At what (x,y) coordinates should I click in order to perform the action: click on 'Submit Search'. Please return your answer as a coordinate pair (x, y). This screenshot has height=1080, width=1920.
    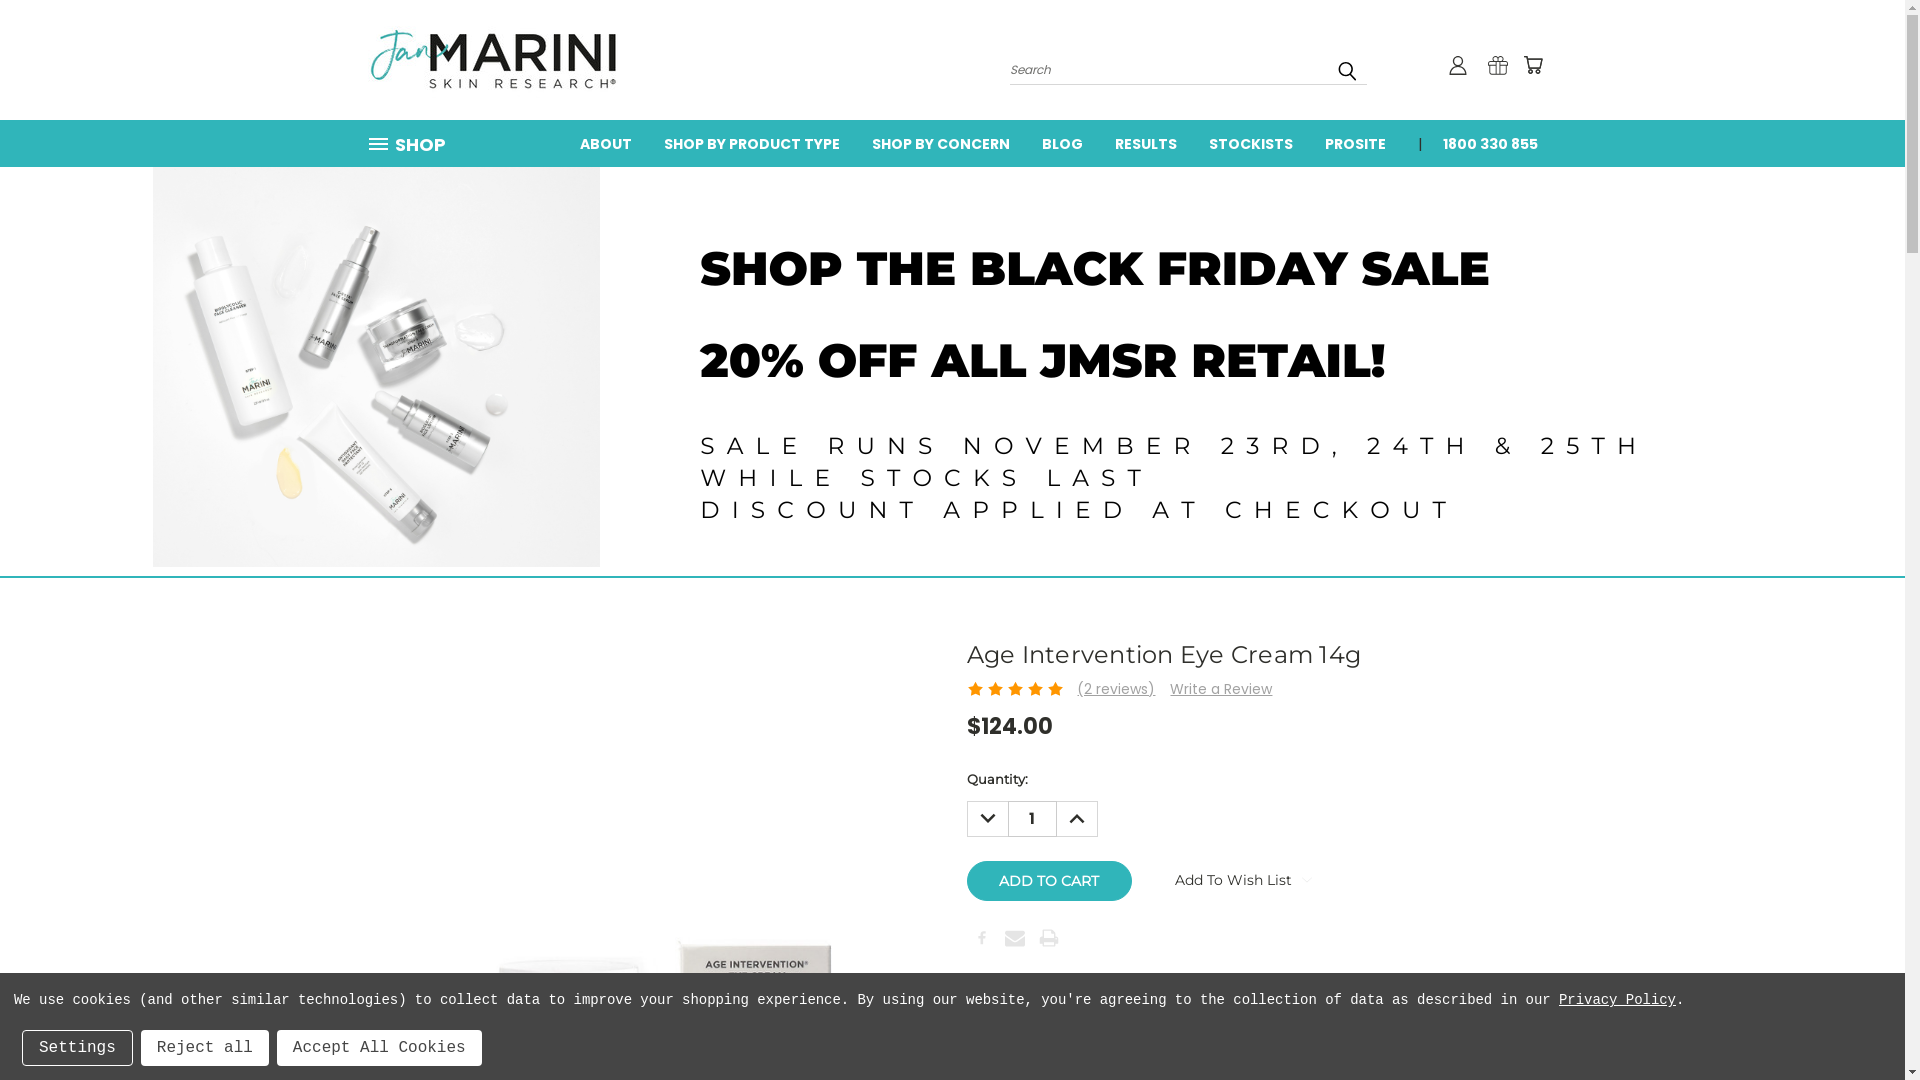
    Looking at the image, I should click on (1347, 69).